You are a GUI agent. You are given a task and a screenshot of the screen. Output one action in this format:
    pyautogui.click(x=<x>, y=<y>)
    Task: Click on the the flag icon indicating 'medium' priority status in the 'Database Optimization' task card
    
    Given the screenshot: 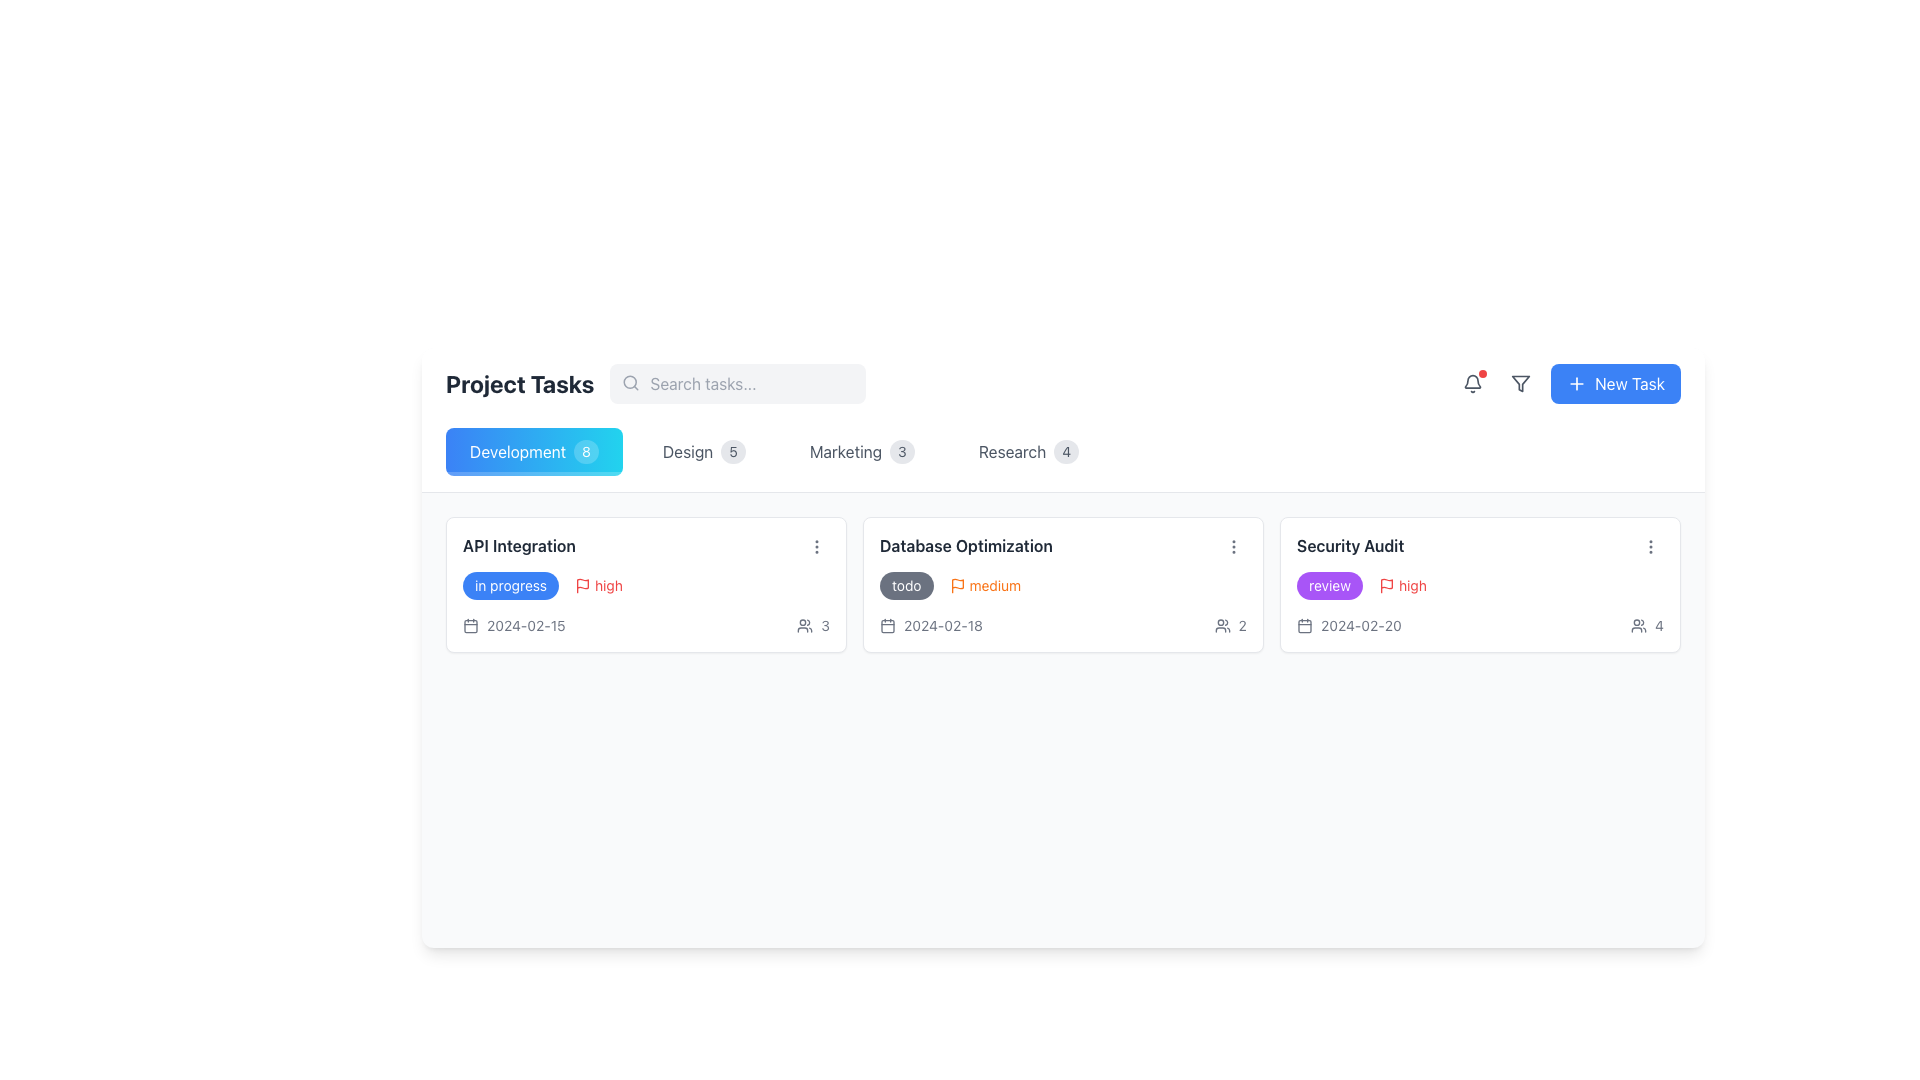 What is the action you would take?
    pyautogui.click(x=956, y=585)
    